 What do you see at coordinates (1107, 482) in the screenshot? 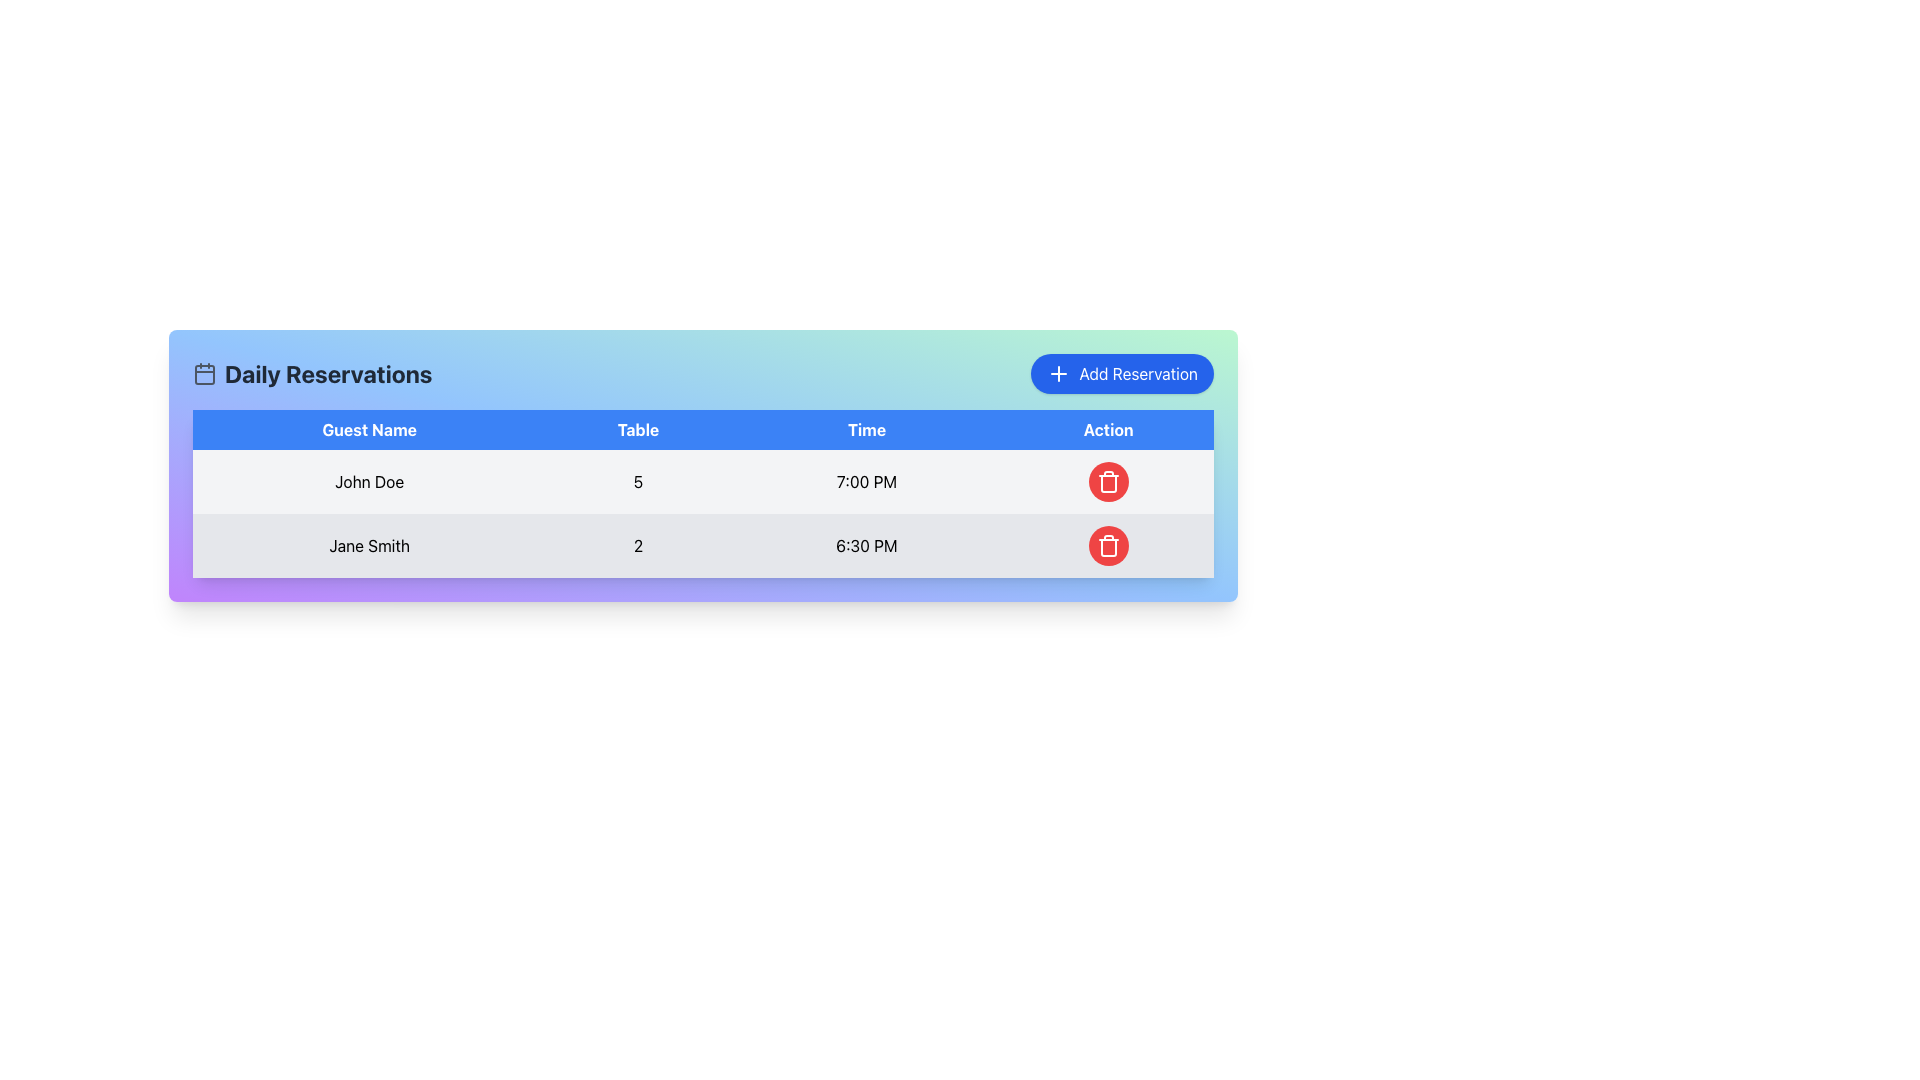
I see `the delete Icon Button located in the rightmost cell of the first row of the table, aligned with the 'John Doe' entry in the 'Guest Name' column to observe a color change` at bounding box center [1107, 482].